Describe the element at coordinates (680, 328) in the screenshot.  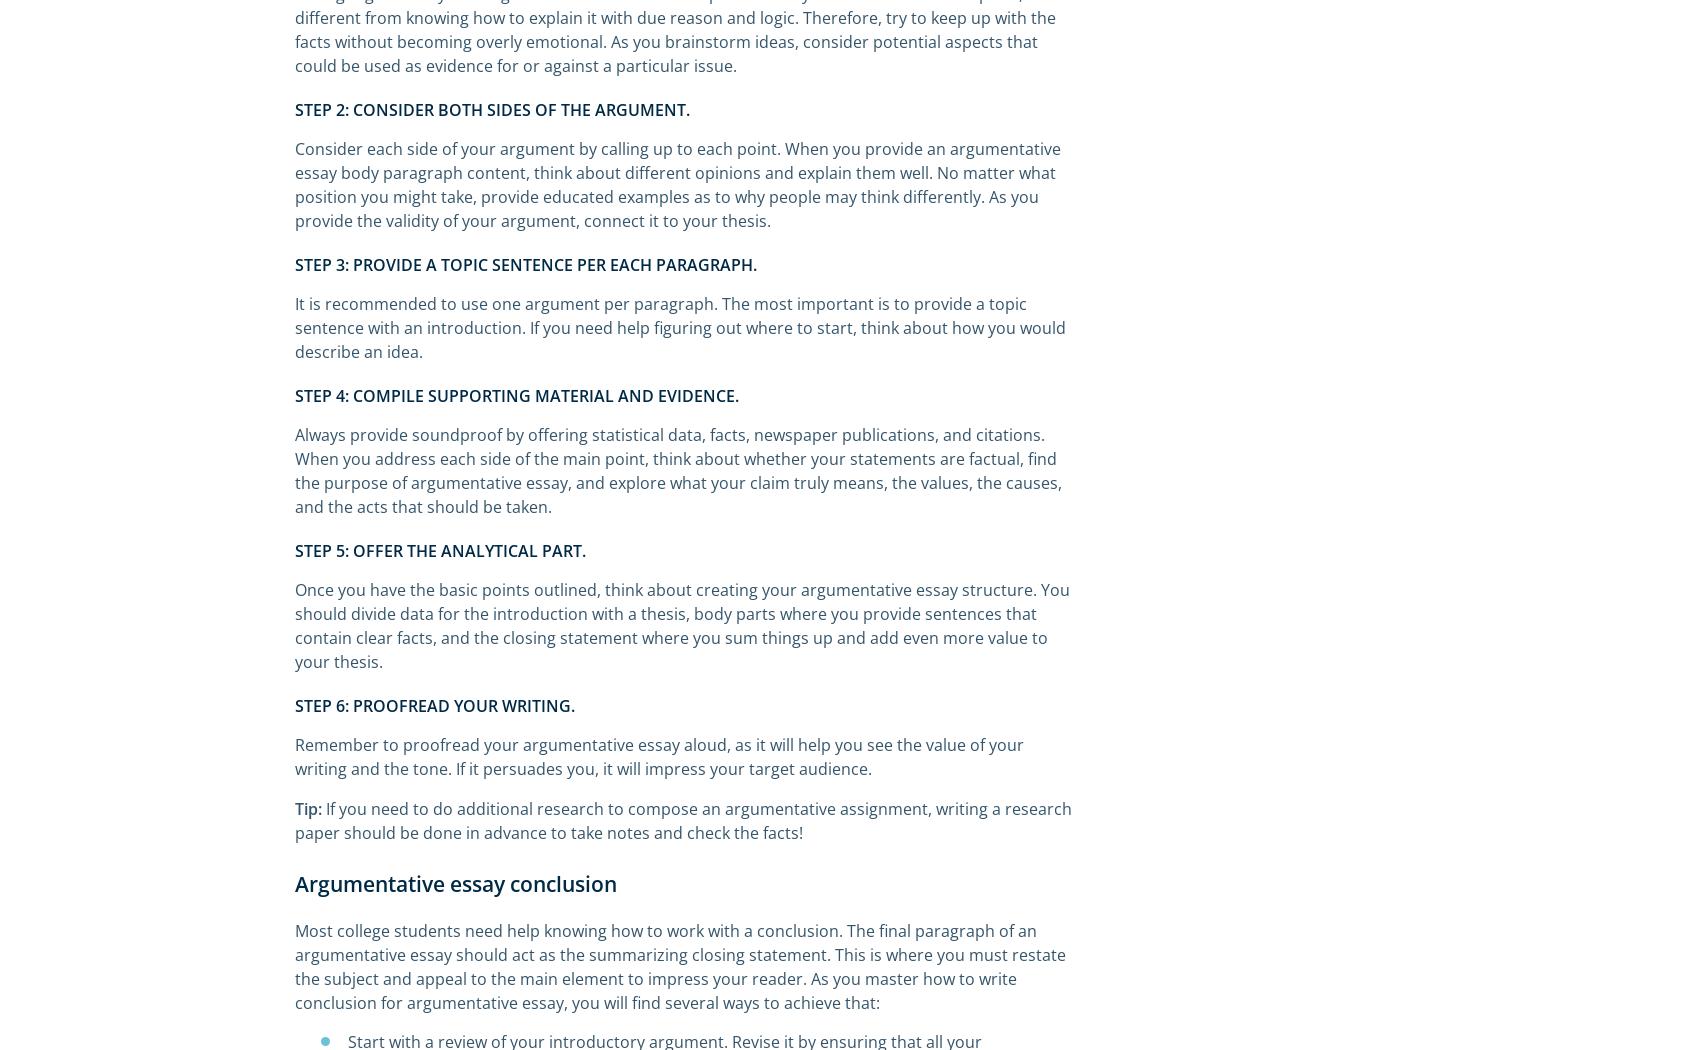
I see `'It is recommended to use one argument per paragraph. The most important is to provide a topic sentence with an introduction. If you need help figuring out where to start, think about how you would describe an idea.'` at that location.